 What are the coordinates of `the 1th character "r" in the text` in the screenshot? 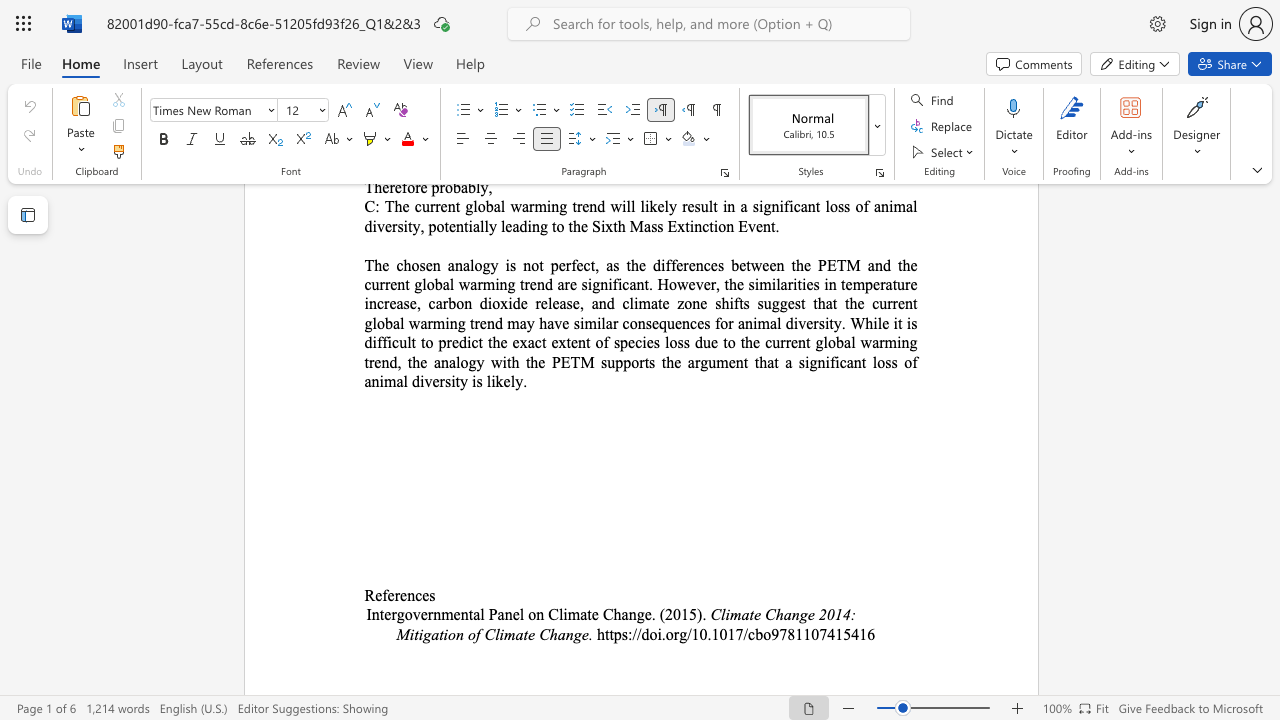 It's located at (676, 634).